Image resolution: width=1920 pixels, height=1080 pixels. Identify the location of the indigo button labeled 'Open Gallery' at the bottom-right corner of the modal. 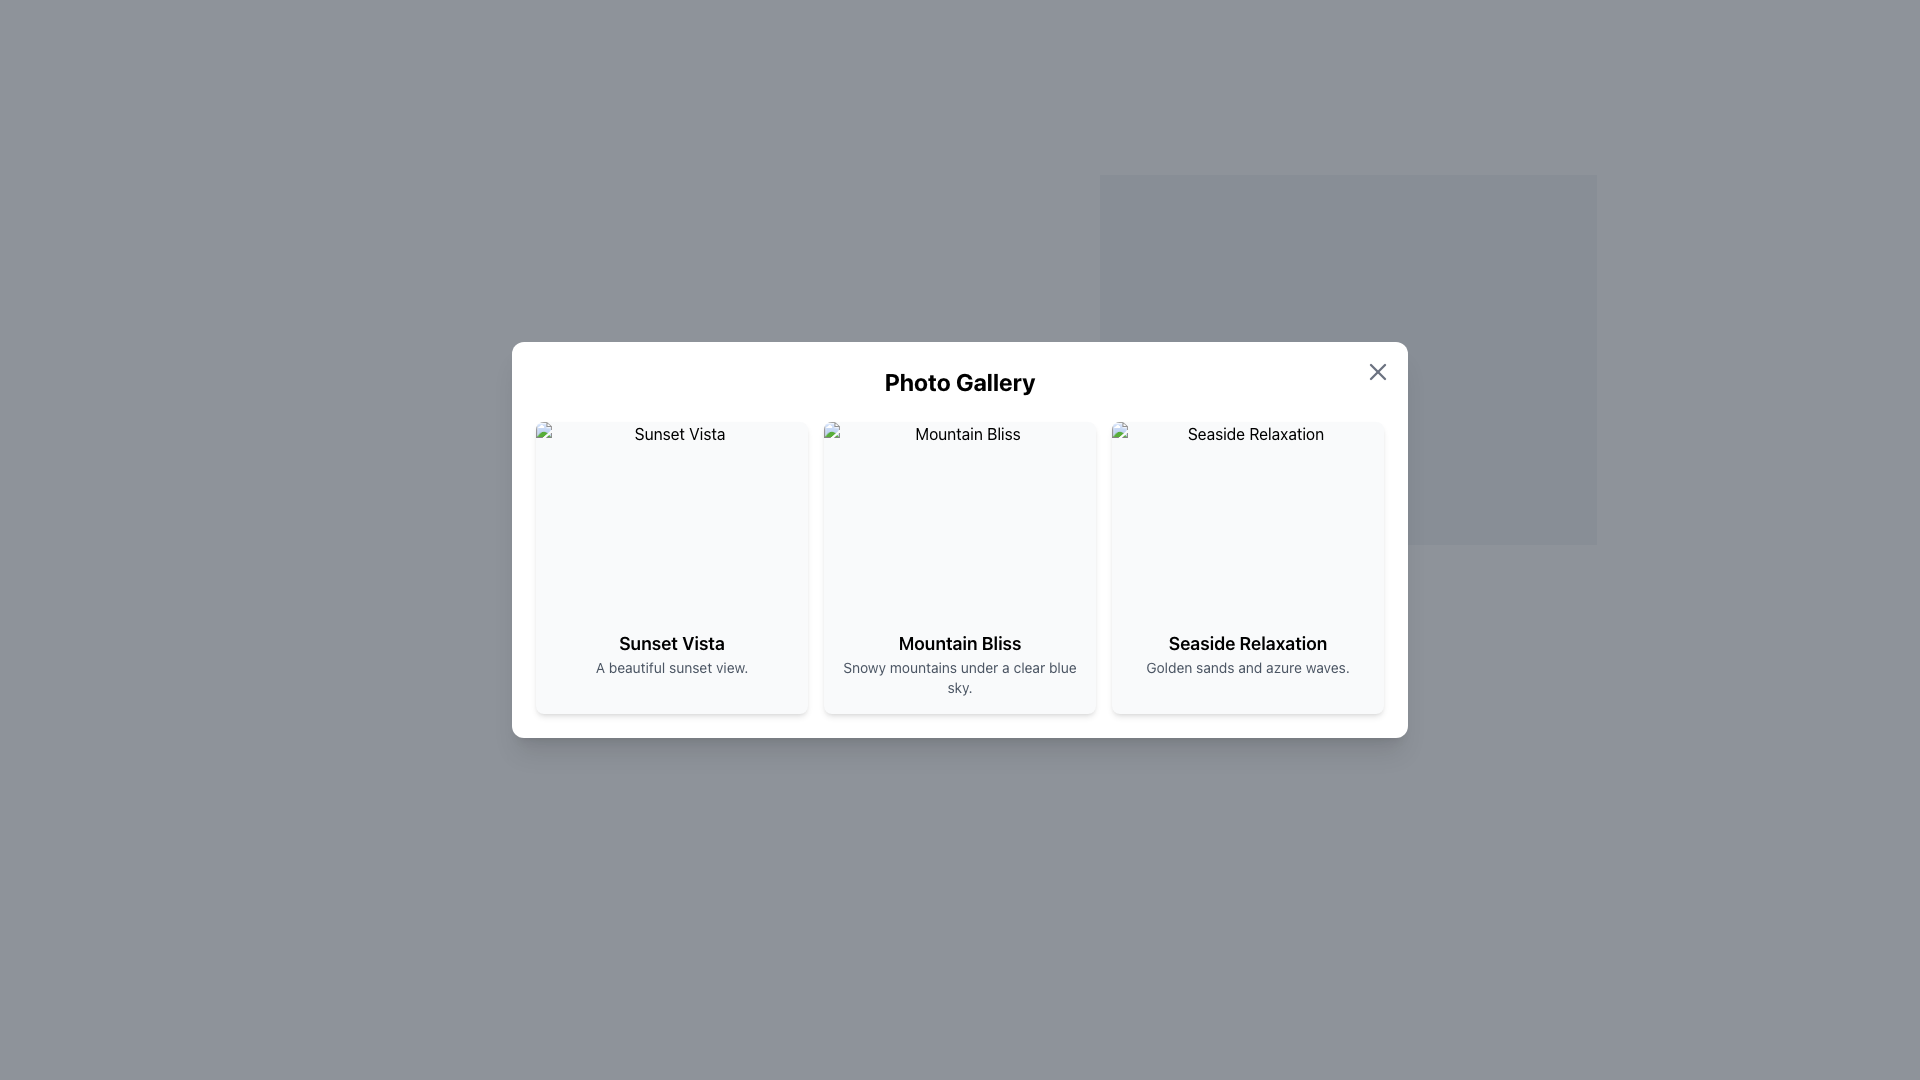
(1348, 713).